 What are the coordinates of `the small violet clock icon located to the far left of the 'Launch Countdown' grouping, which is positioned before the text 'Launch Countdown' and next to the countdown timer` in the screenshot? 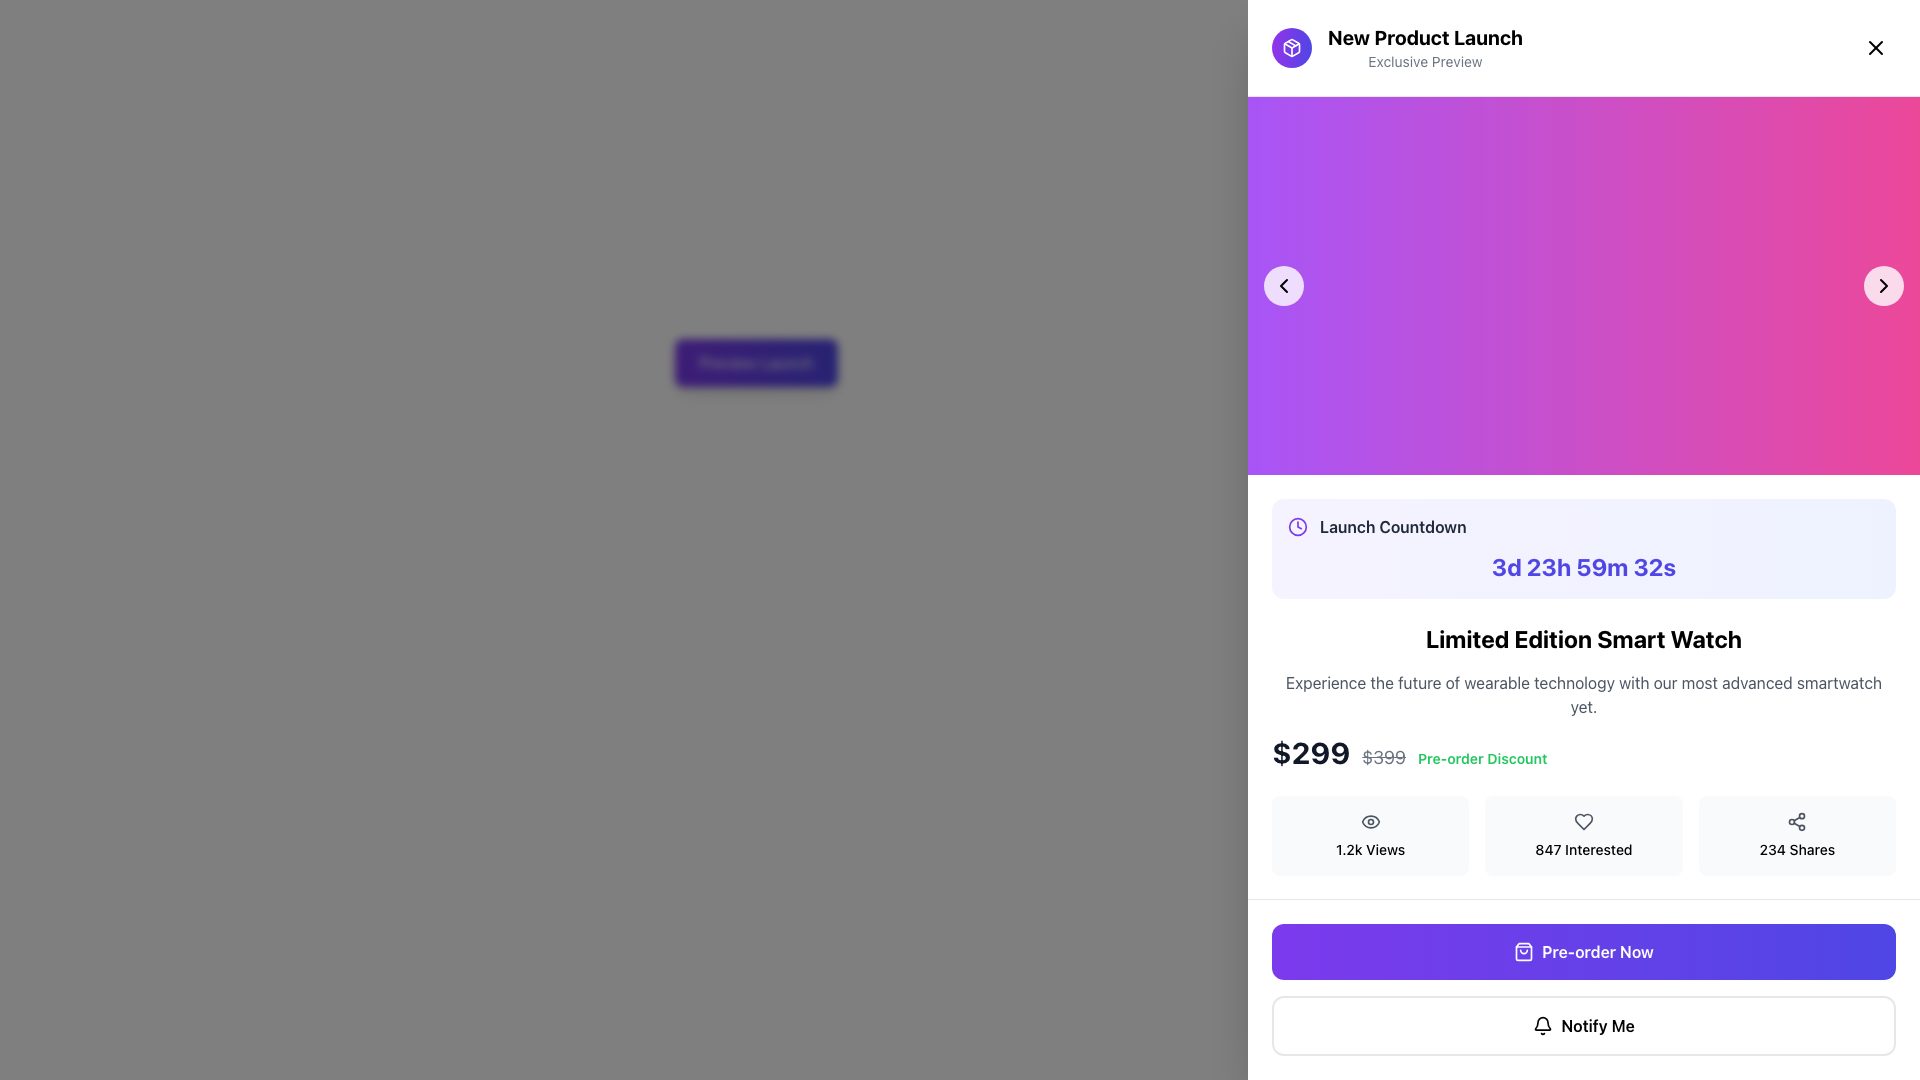 It's located at (1297, 526).